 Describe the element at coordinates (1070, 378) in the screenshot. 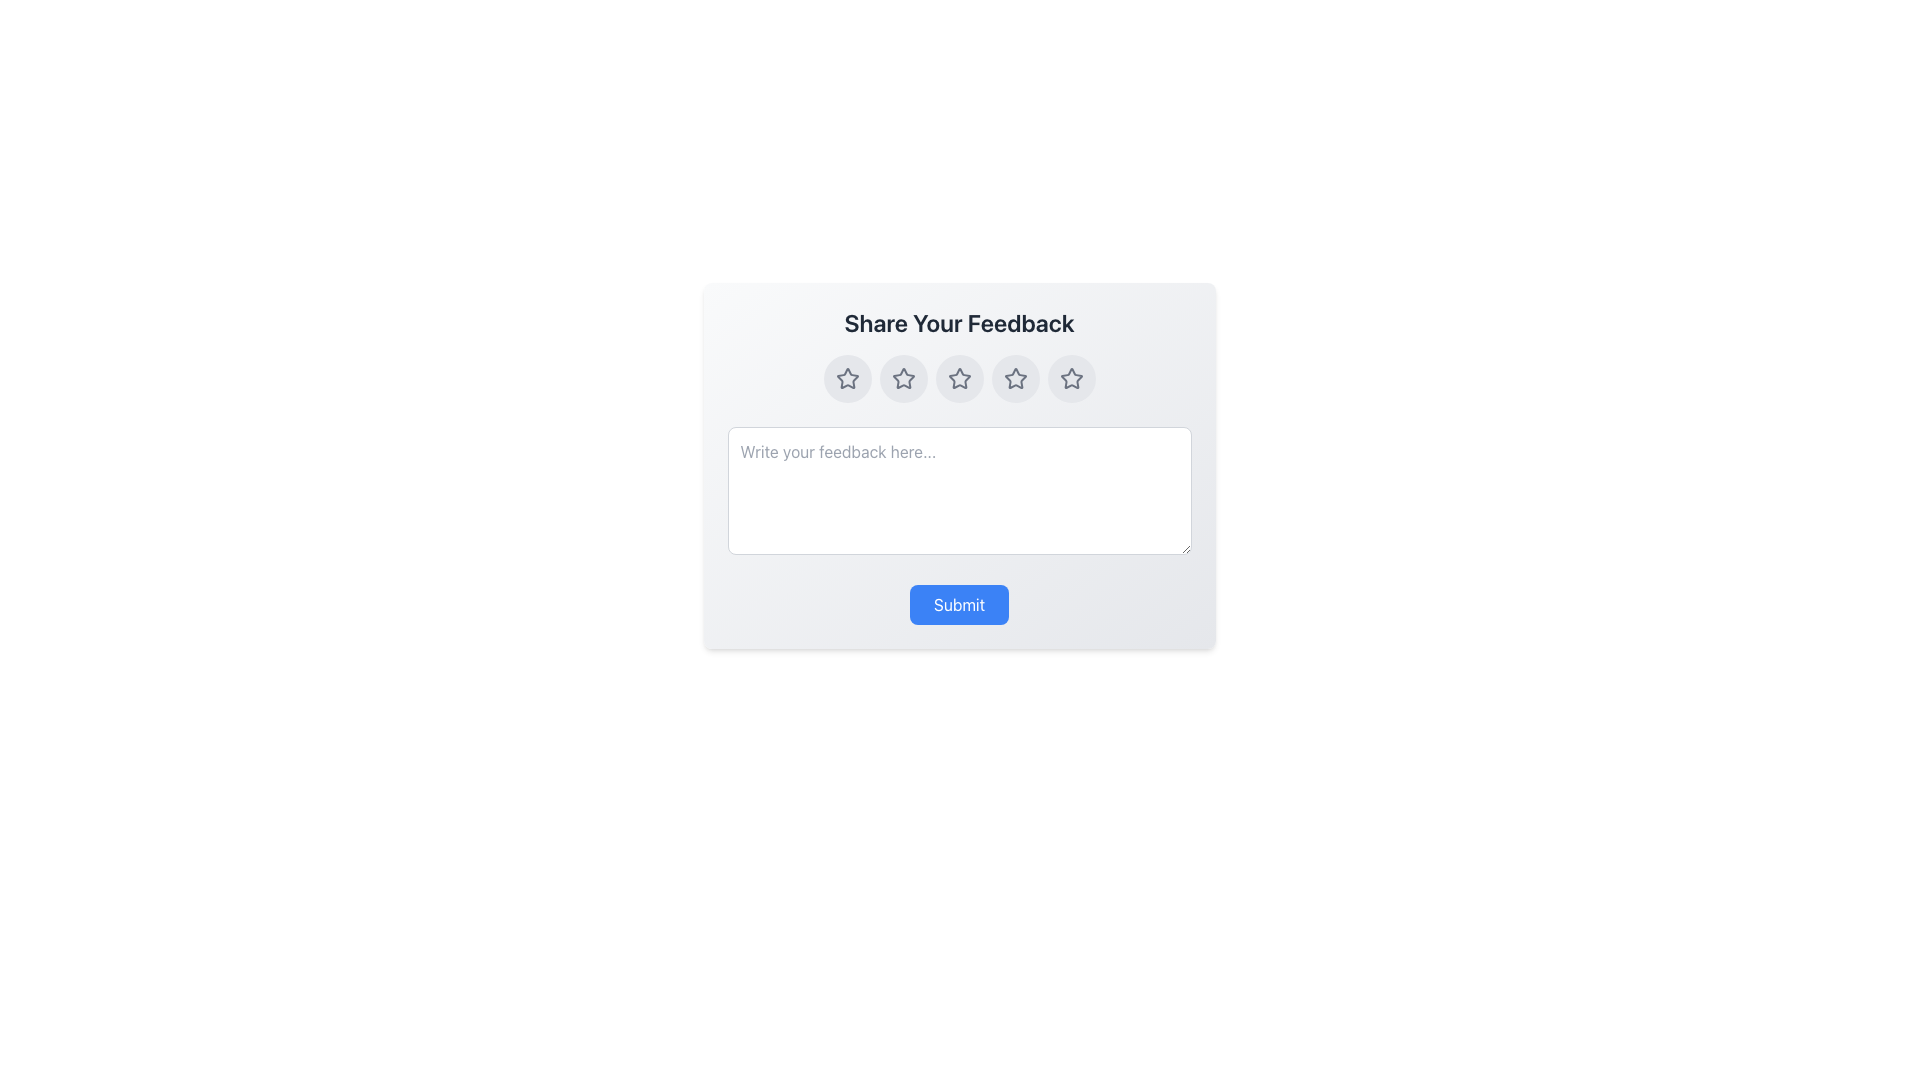

I see `the fifth star-shaped icon with a gray outline in the feedback form` at that location.